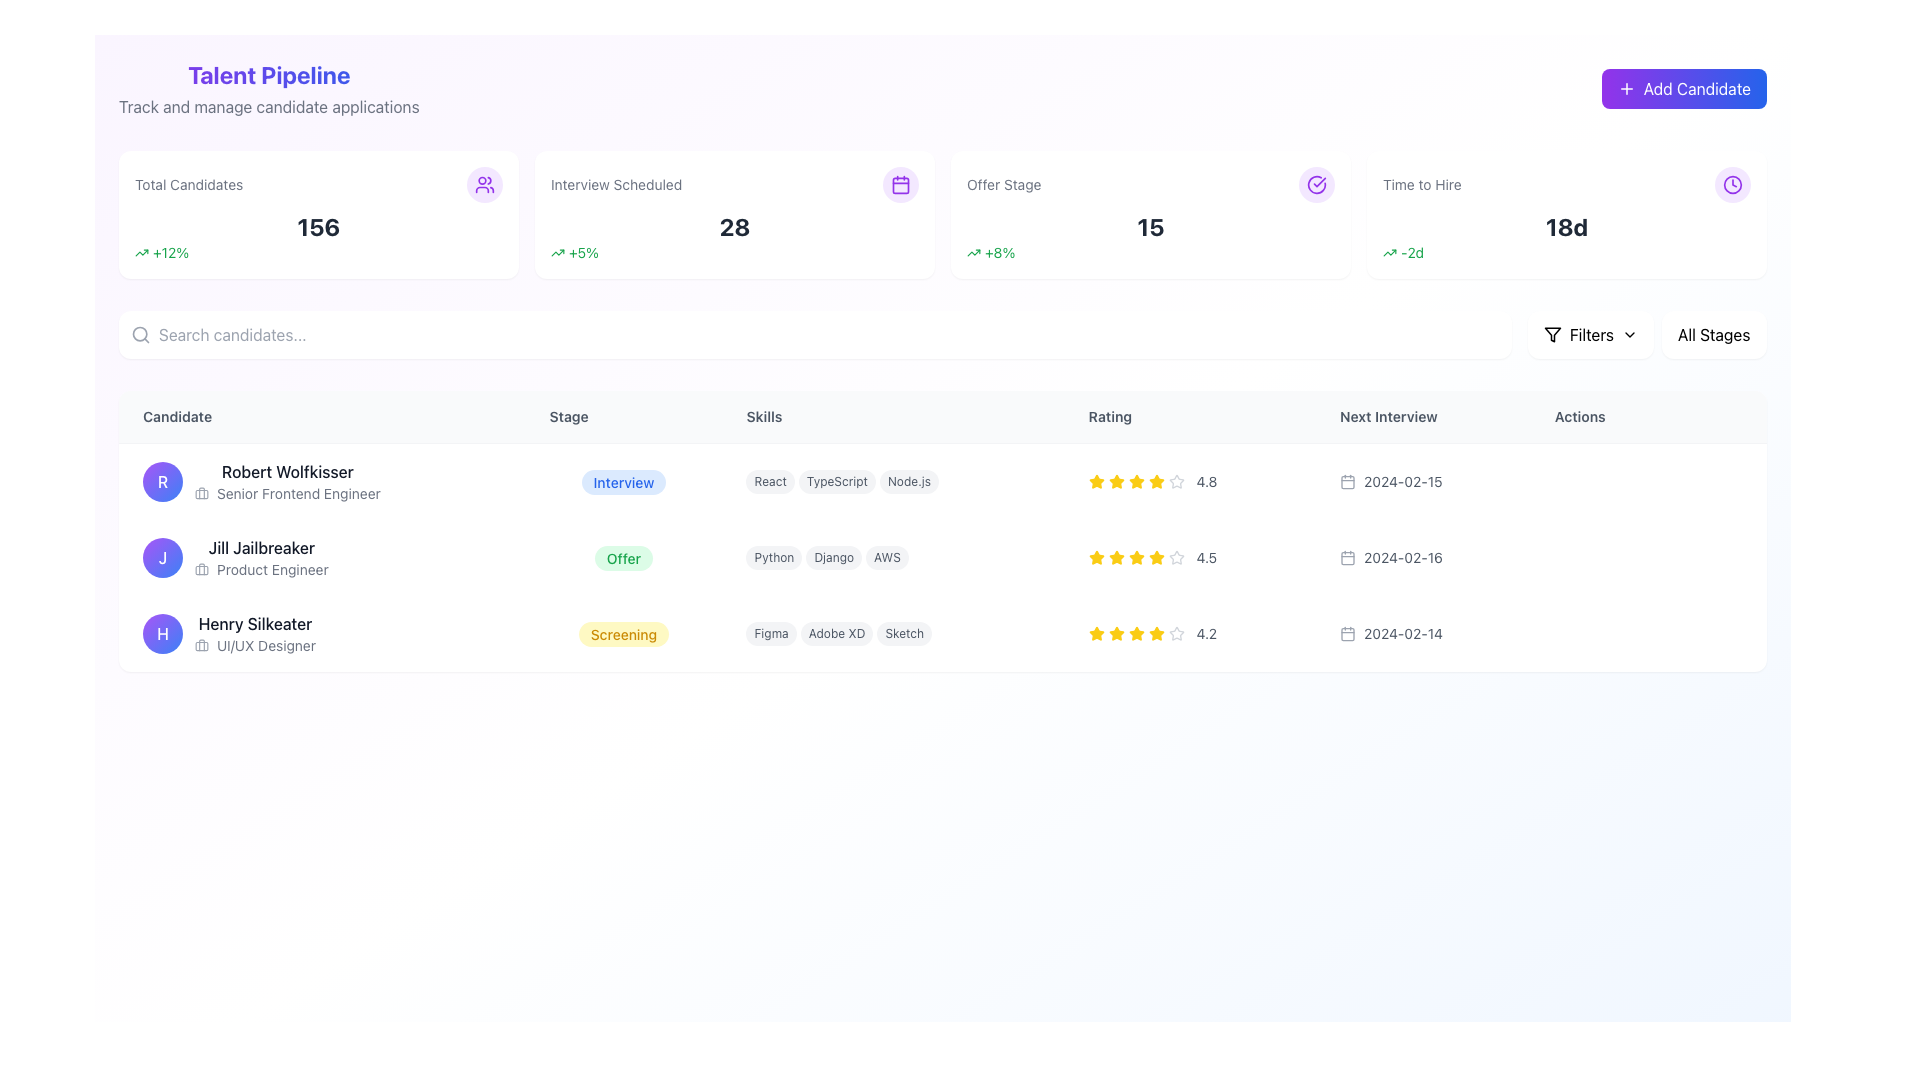  What do you see at coordinates (1613, 558) in the screenshot?
I see `the call button for the candidate Jill Jailbreaker, which is the second action button in the Actions column` at bounding box center [1613, 558].